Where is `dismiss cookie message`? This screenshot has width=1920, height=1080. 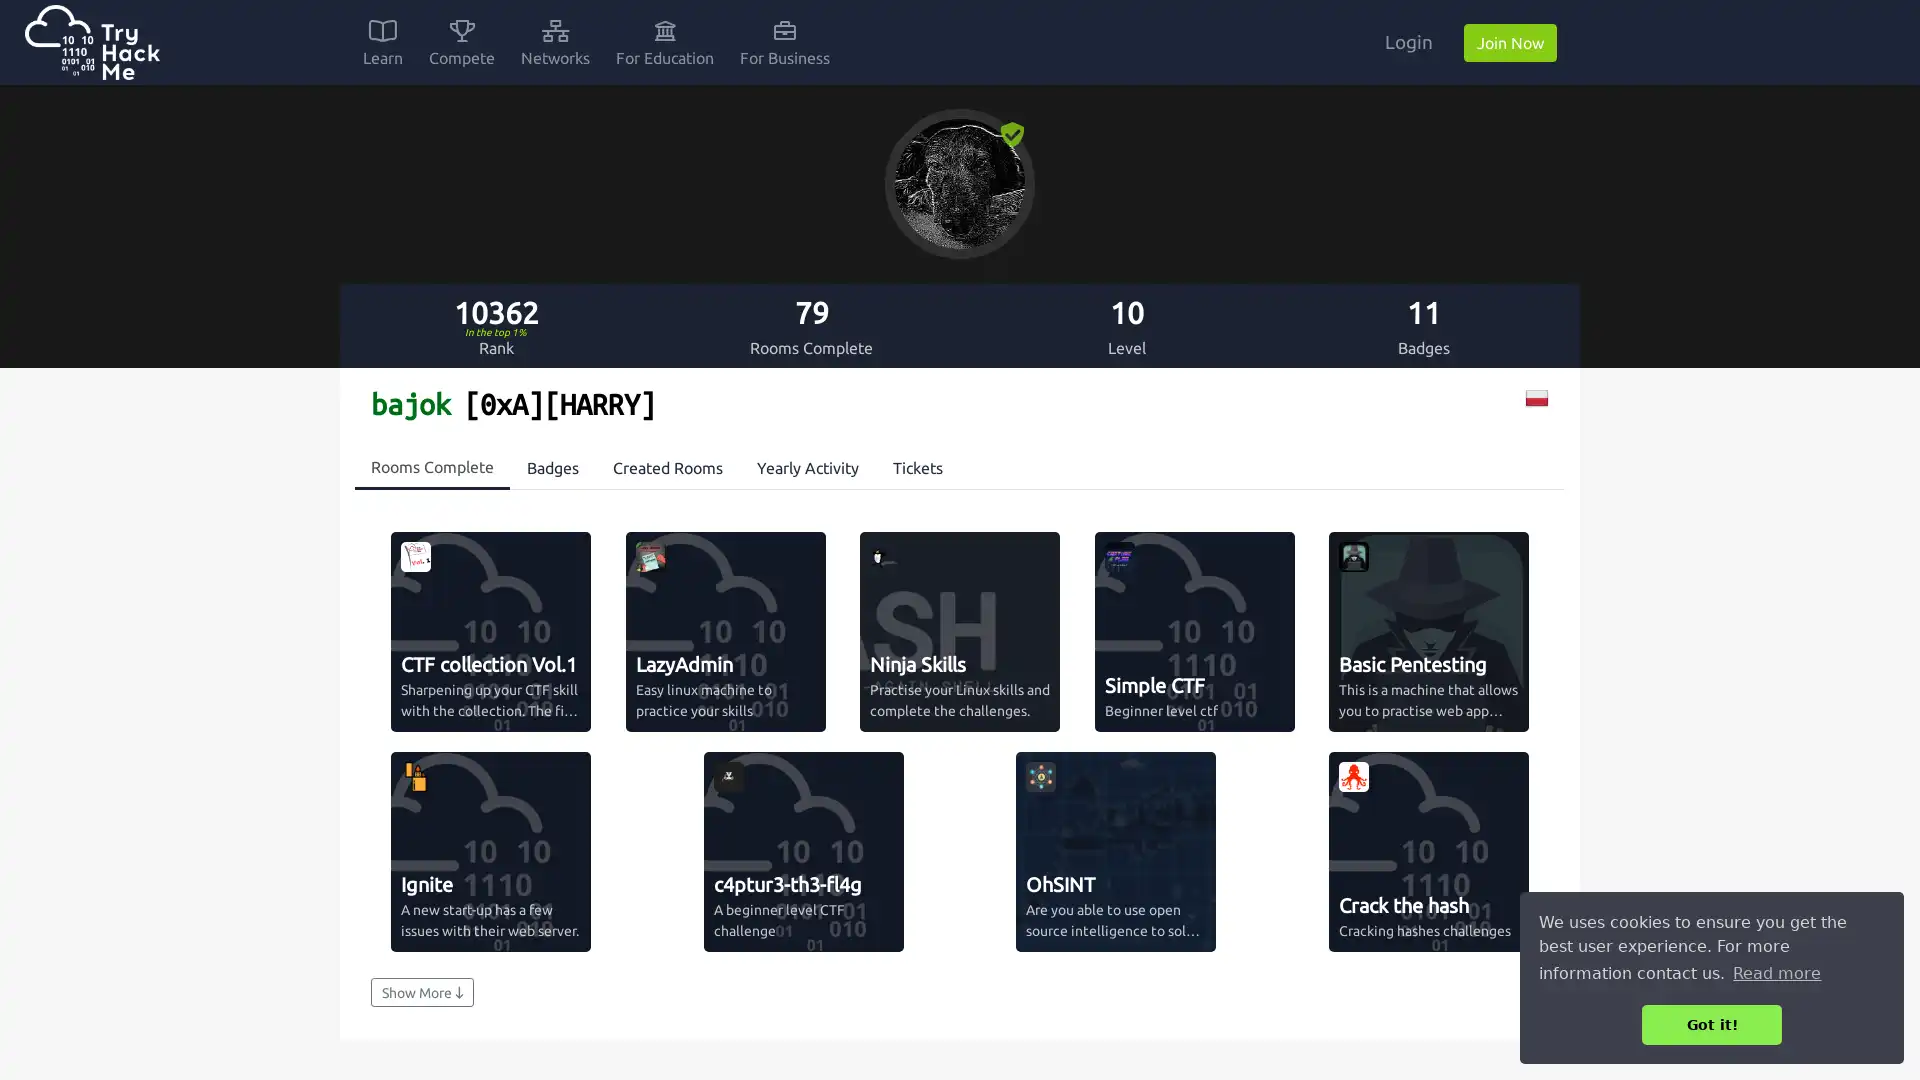 dismiss cookie message is located at coordinates (1711, 1024).